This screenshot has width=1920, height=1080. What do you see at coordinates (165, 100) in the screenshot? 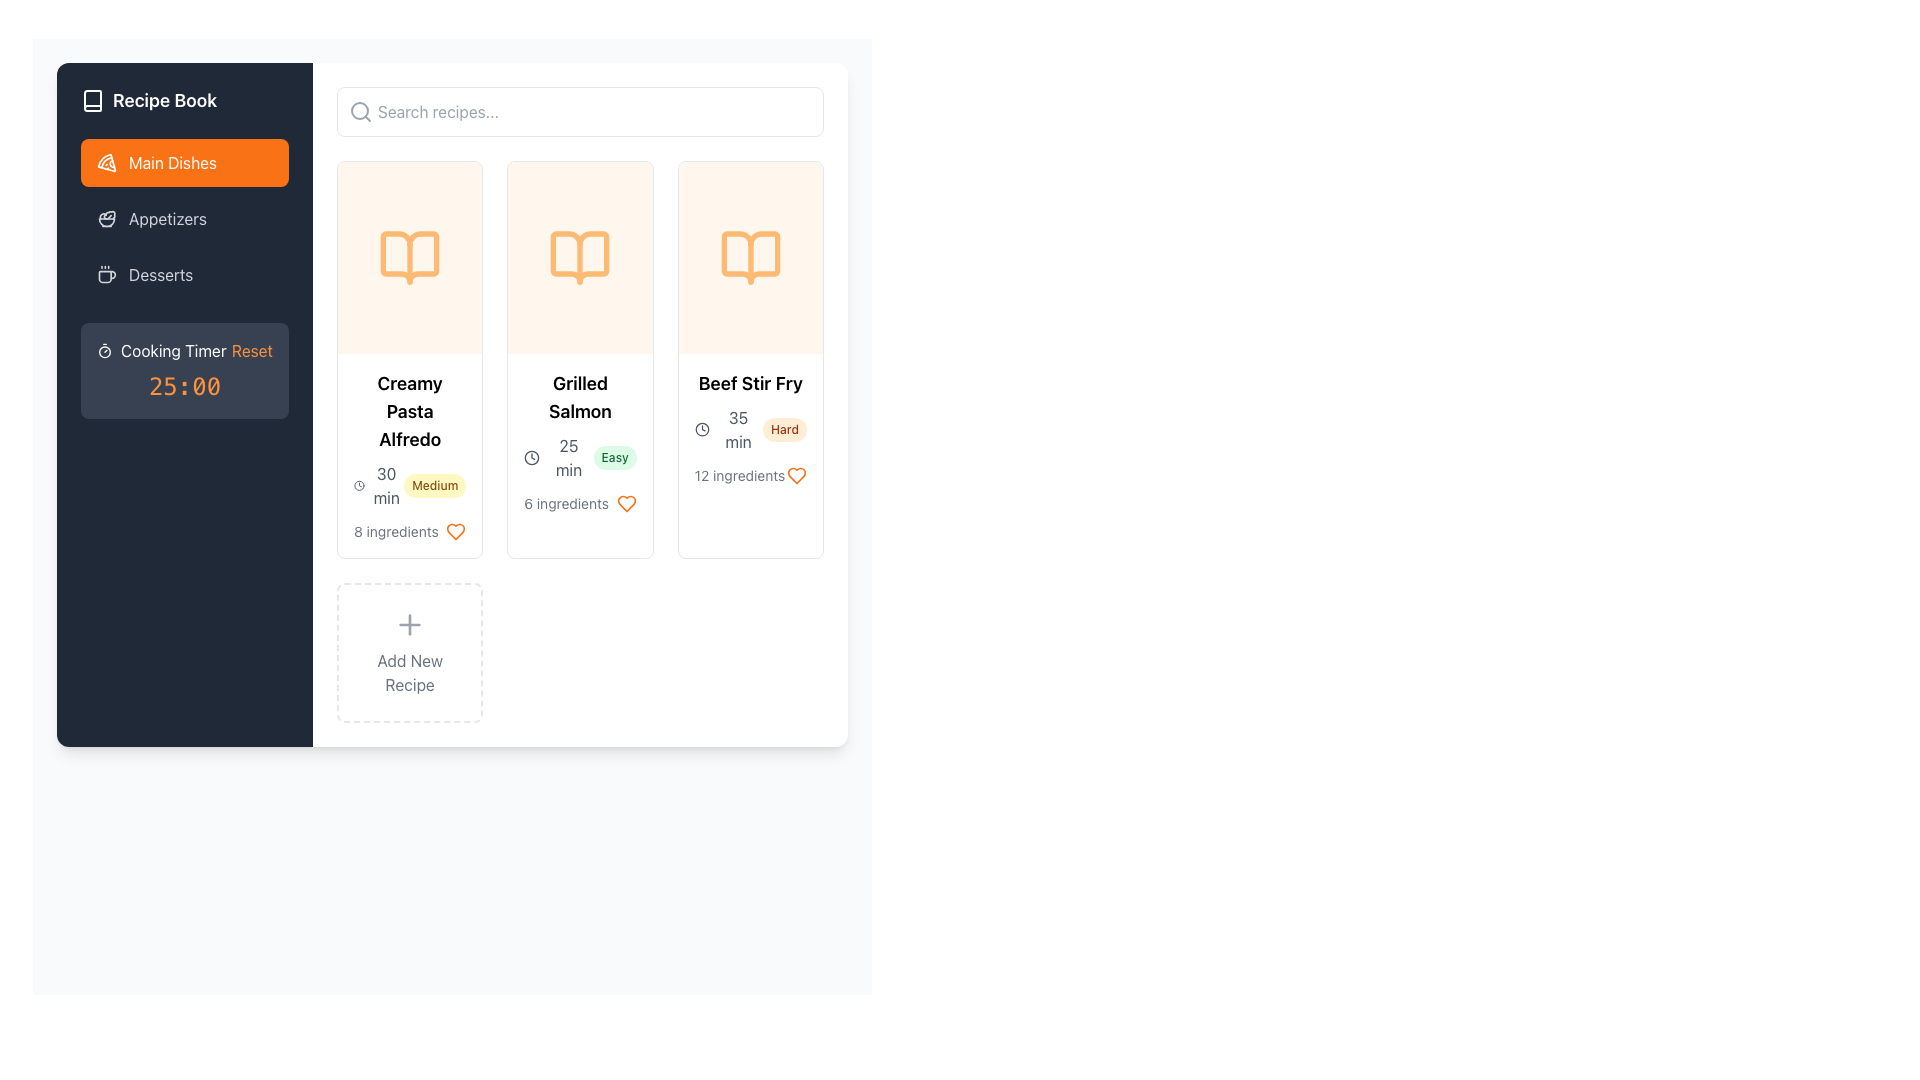
I see `the 'Recipe Book' text in the left-side vertical navigation bar, which is styled in bold white font against a dark background and located immediately to the right of a book icon` at bounding box center [165, 100].